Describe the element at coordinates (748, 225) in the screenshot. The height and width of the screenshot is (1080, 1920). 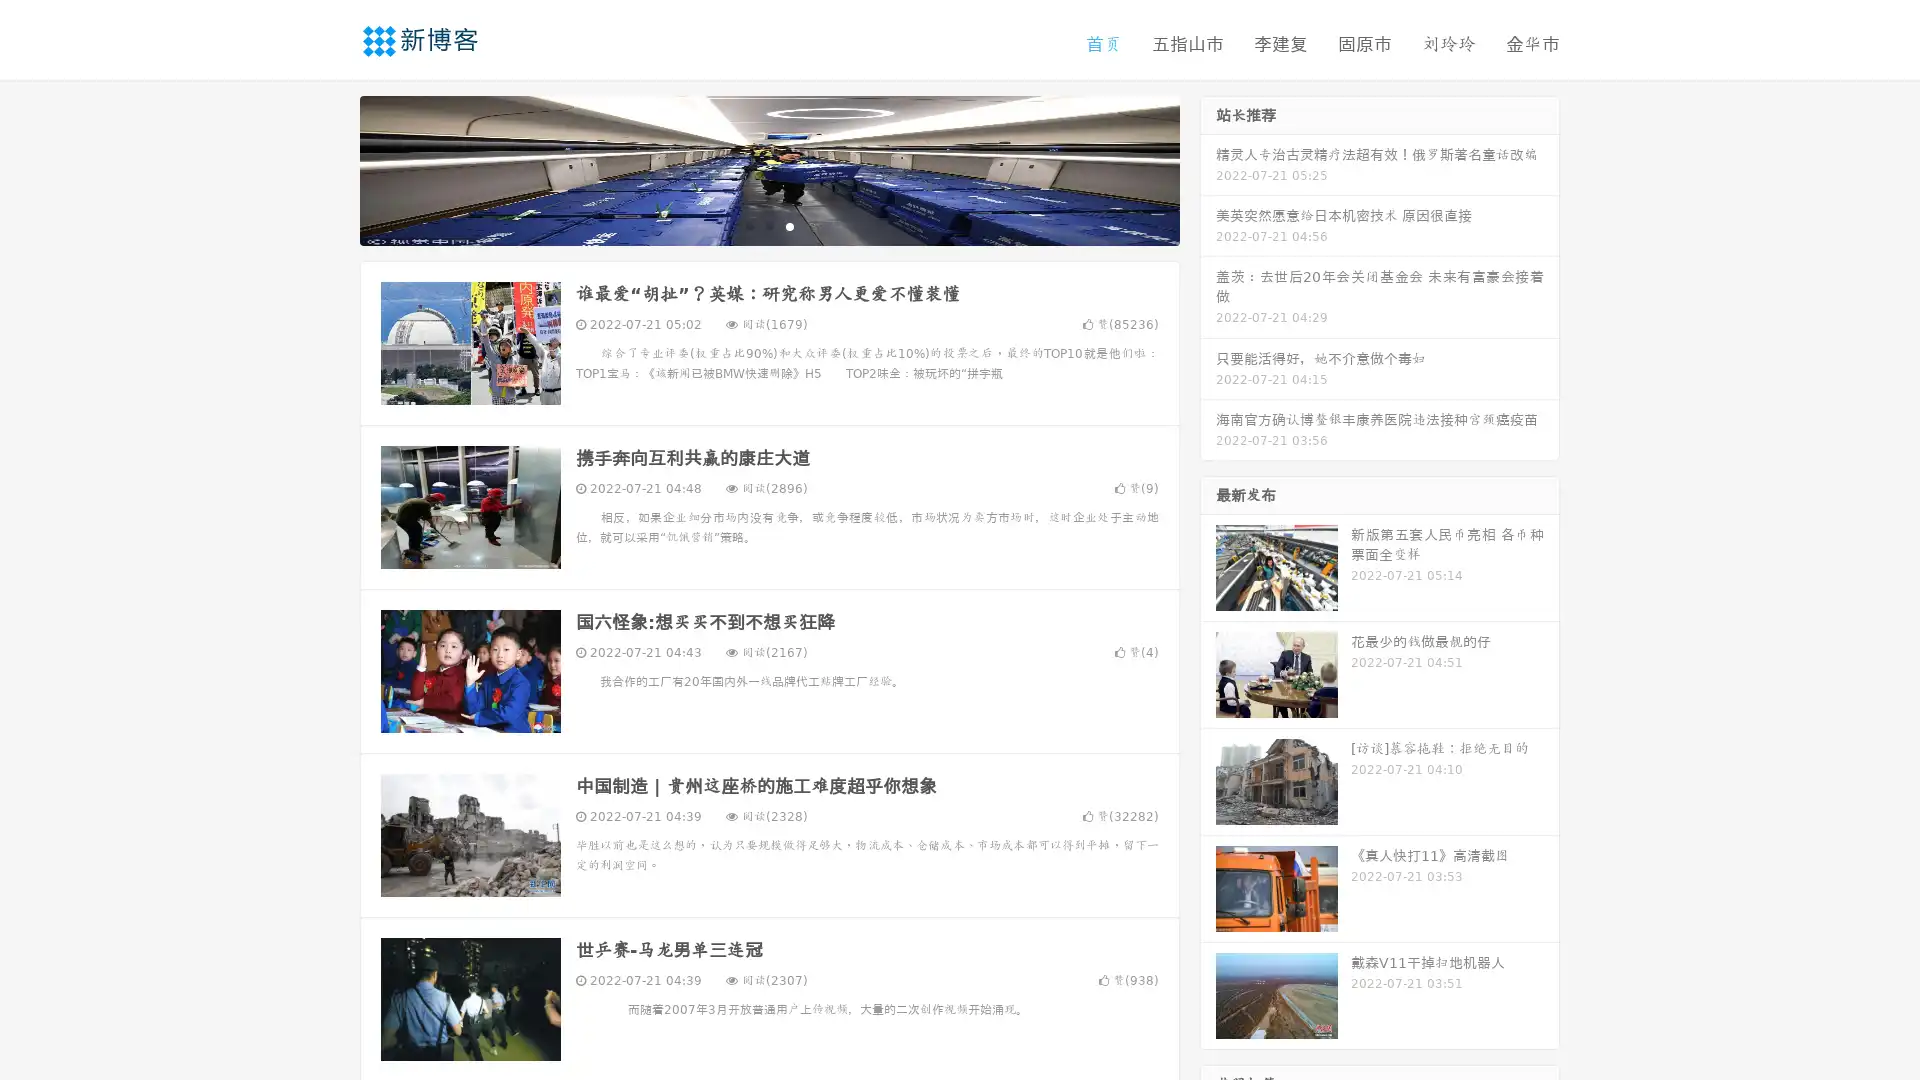
I see `Go to slide 1` at that location.